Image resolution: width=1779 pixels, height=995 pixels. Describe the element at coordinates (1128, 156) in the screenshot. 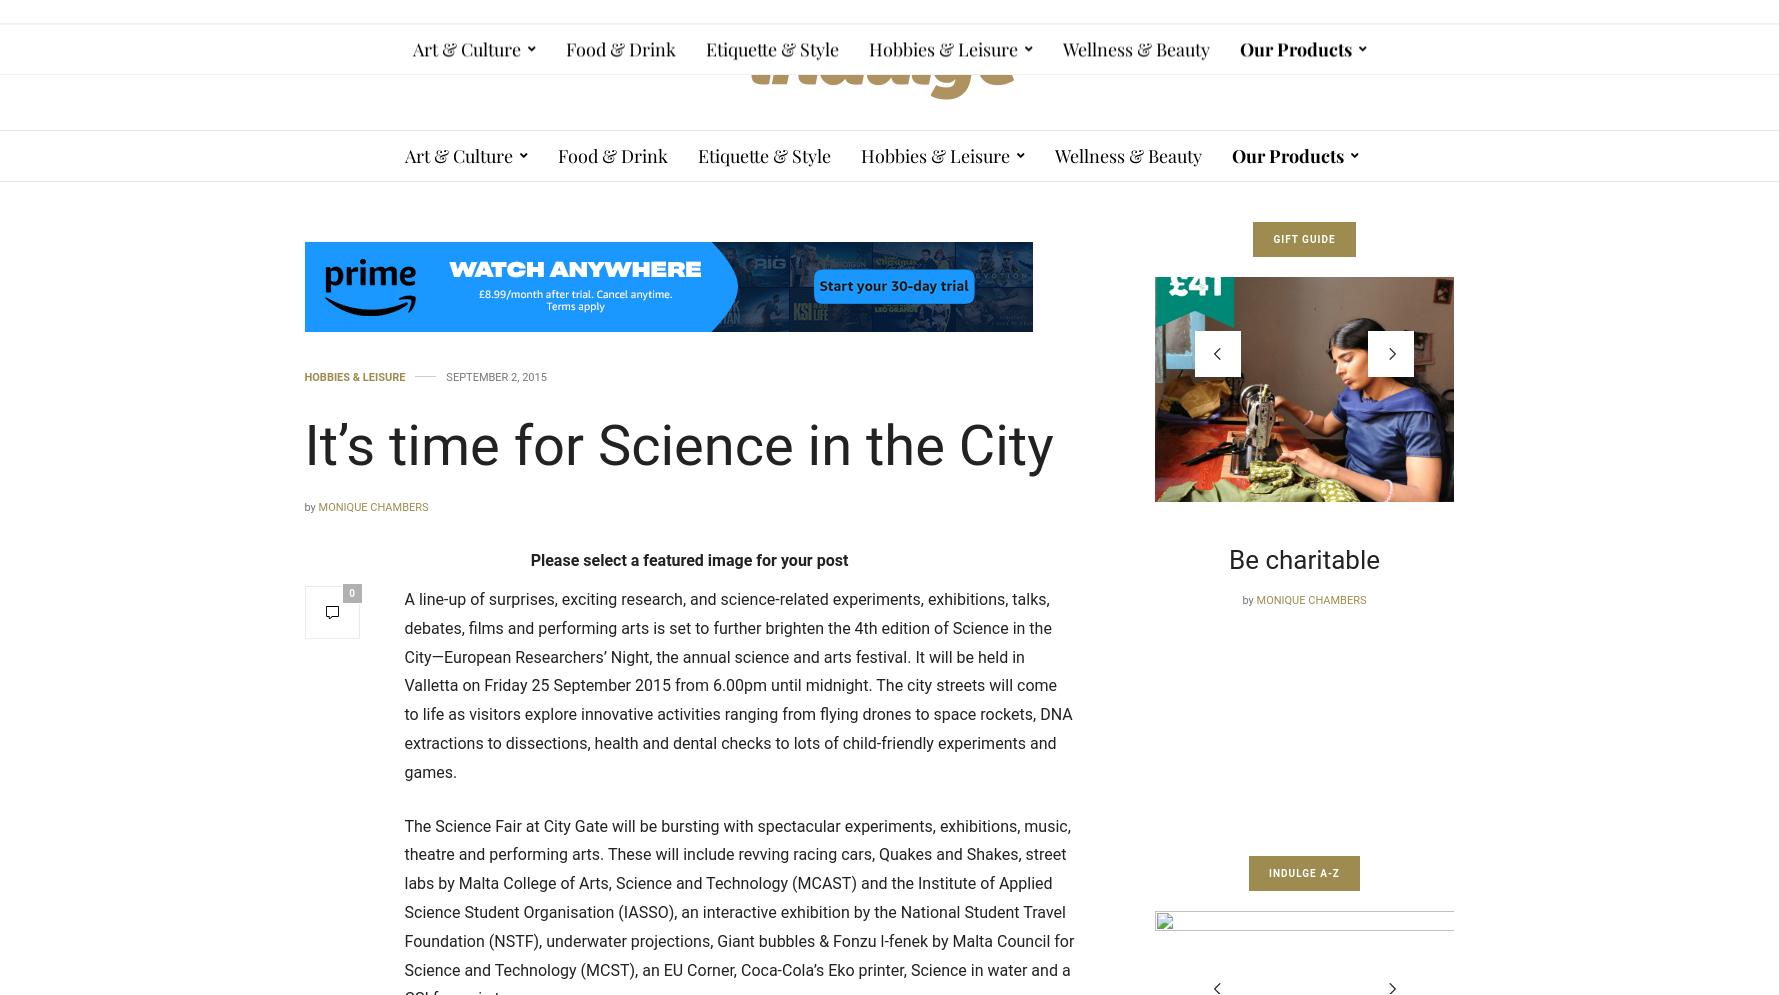

I see `'Wellness & Beauty'` at that location.